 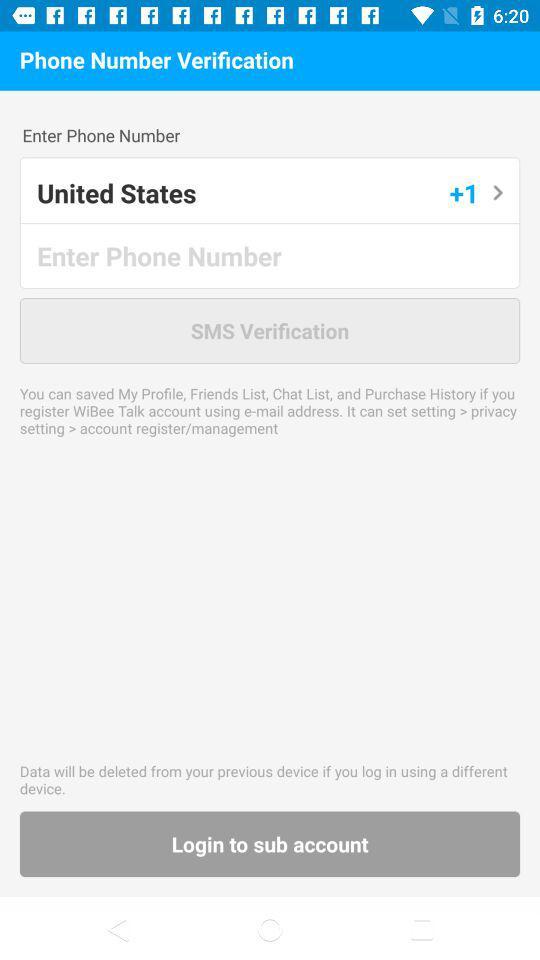 What do you see at coordinates (270, 254) in the screenshot?
I see `getting phone number into textbar` at bounding box center [270, 254].